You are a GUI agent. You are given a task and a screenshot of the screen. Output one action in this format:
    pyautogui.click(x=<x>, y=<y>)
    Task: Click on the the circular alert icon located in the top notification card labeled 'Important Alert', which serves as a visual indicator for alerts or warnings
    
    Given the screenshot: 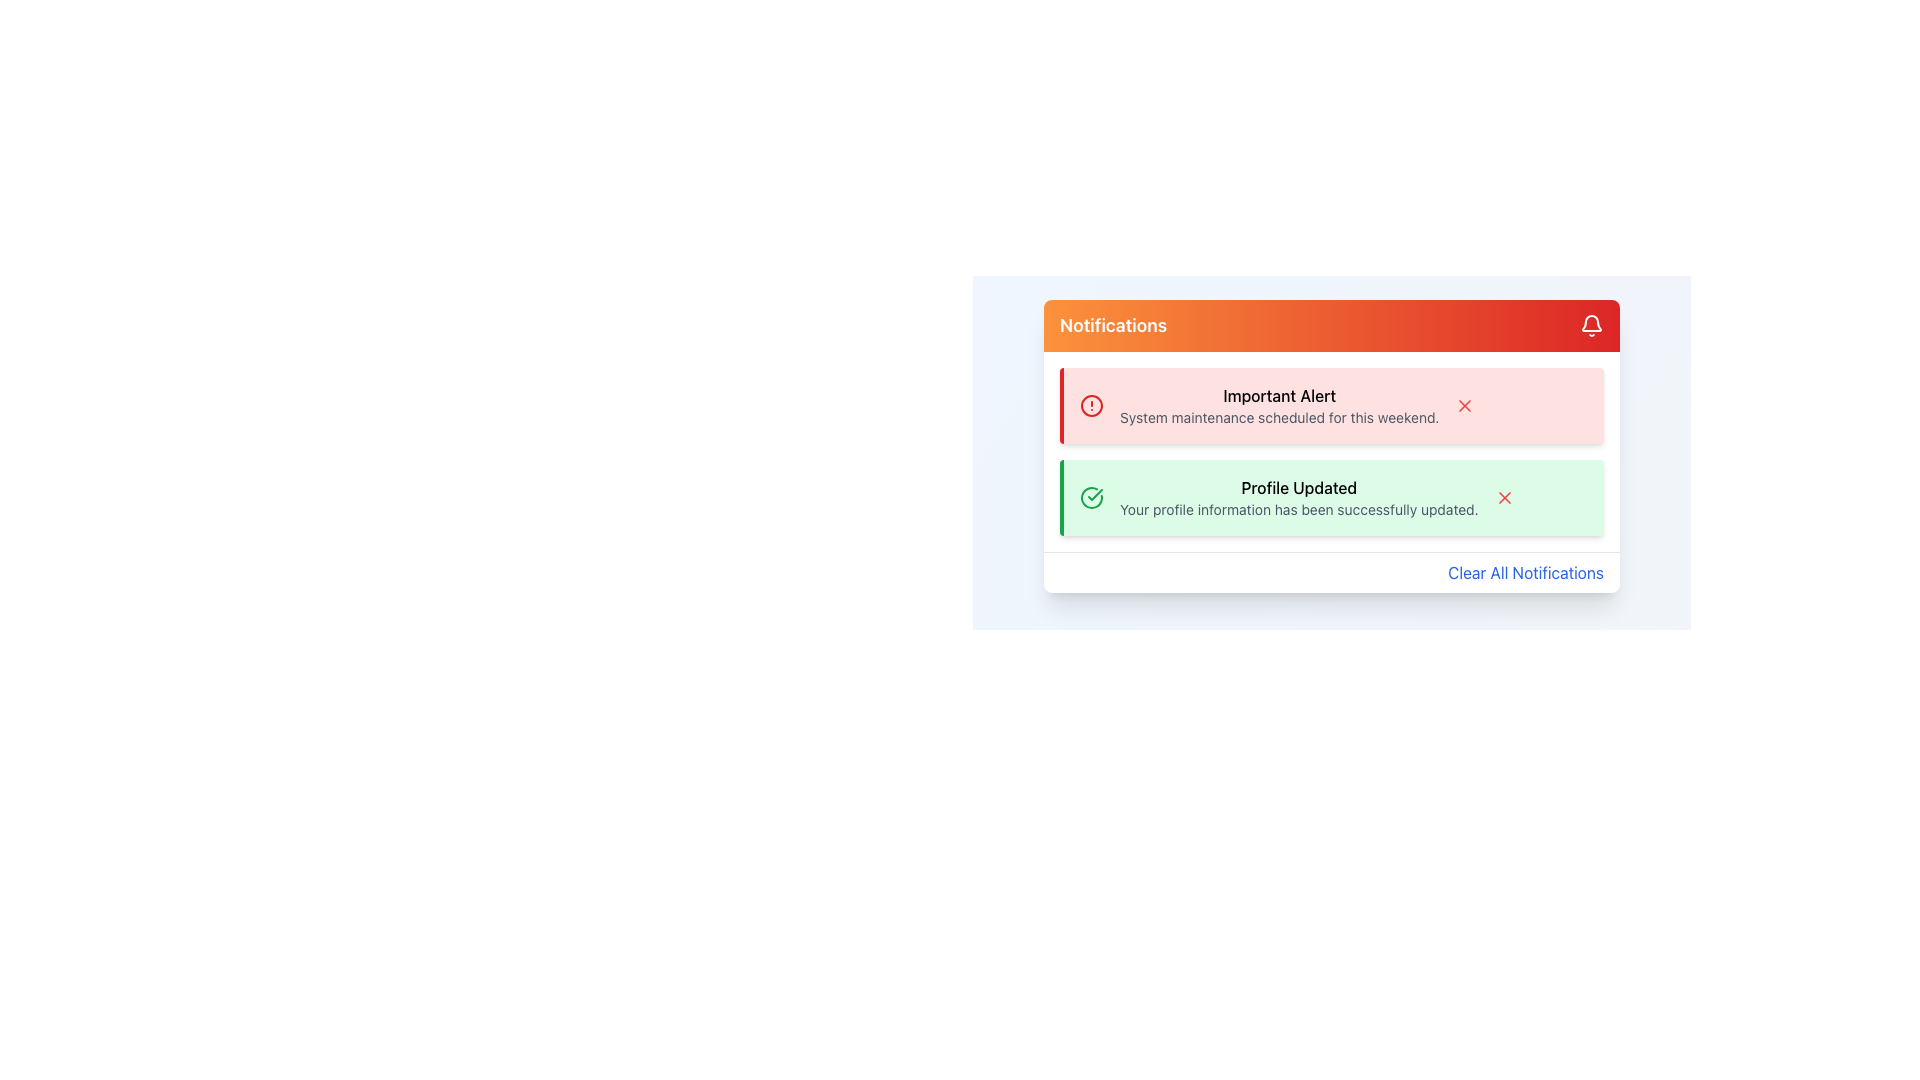 What is the action you would take?
    pyautogui.click(x=1090, y=405)
    